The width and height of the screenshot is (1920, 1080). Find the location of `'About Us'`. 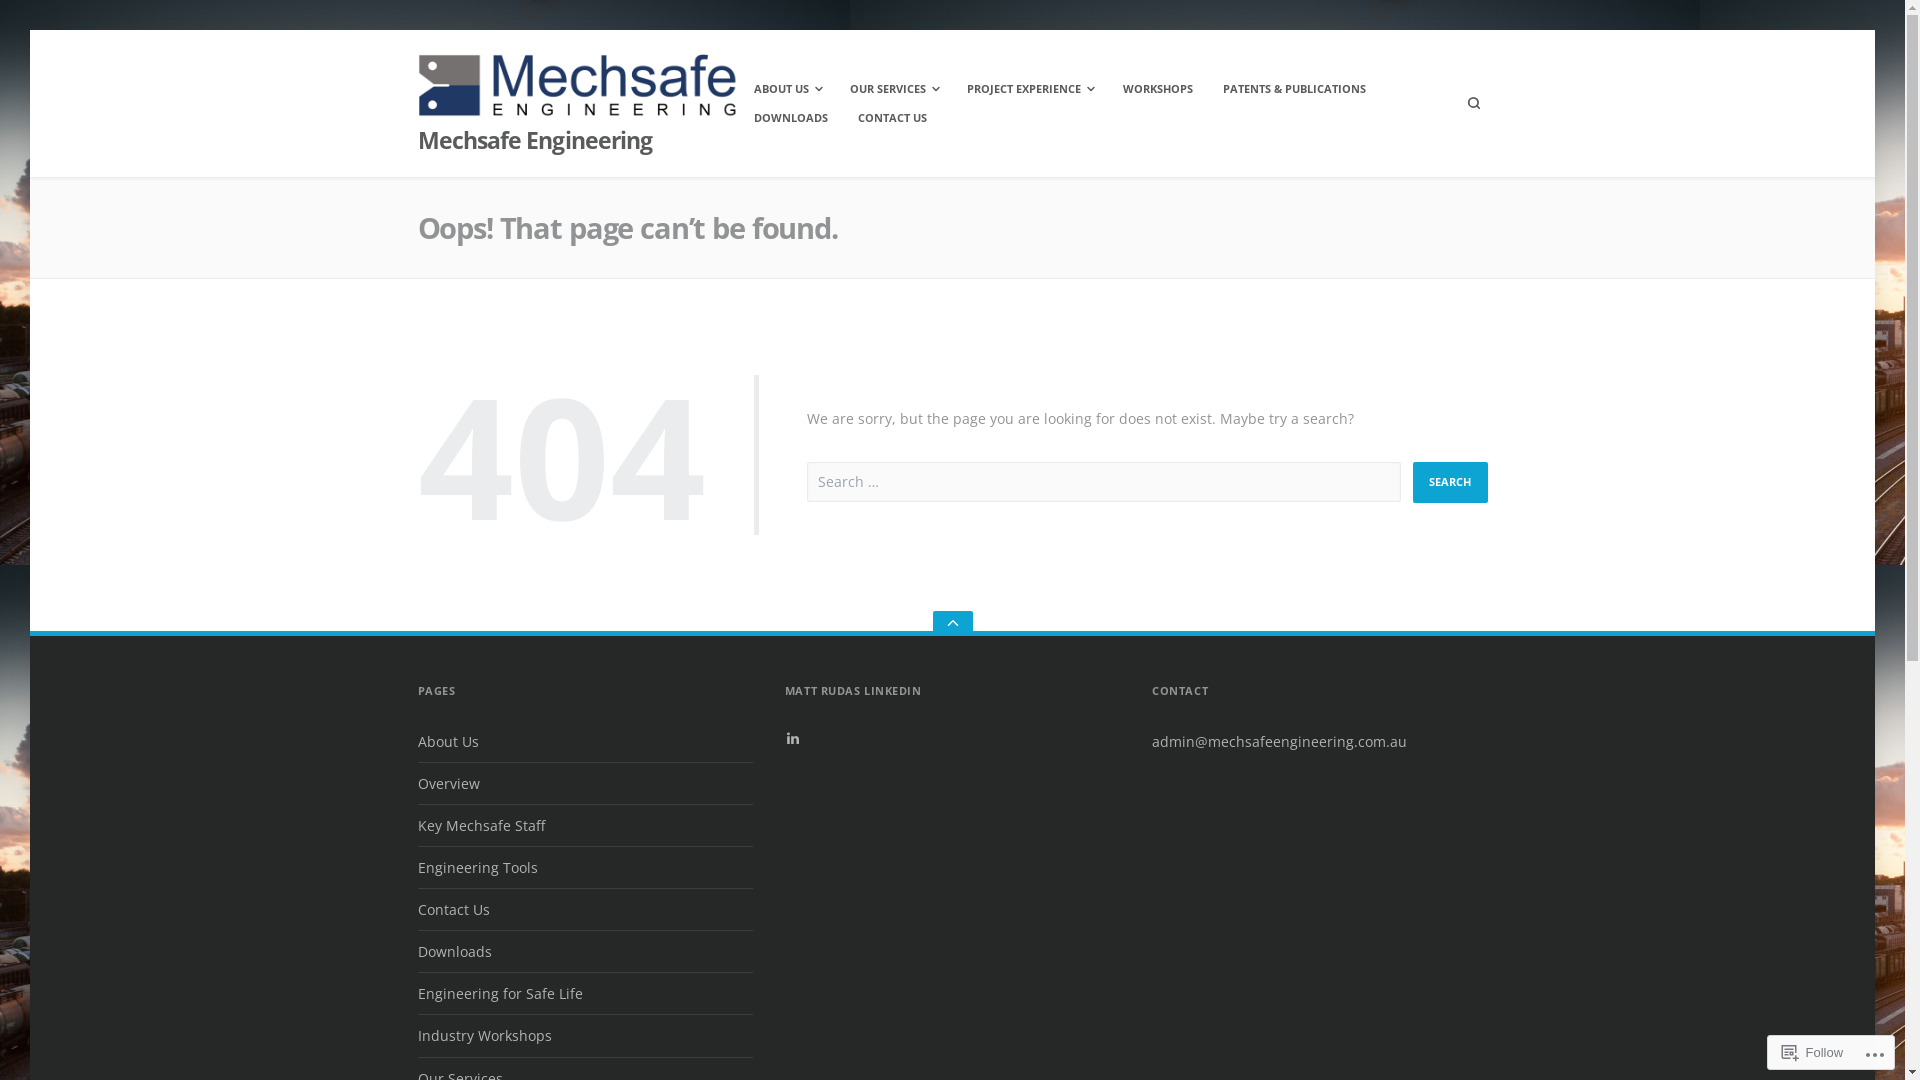

'About Us' is located at coordinates (416, 741).